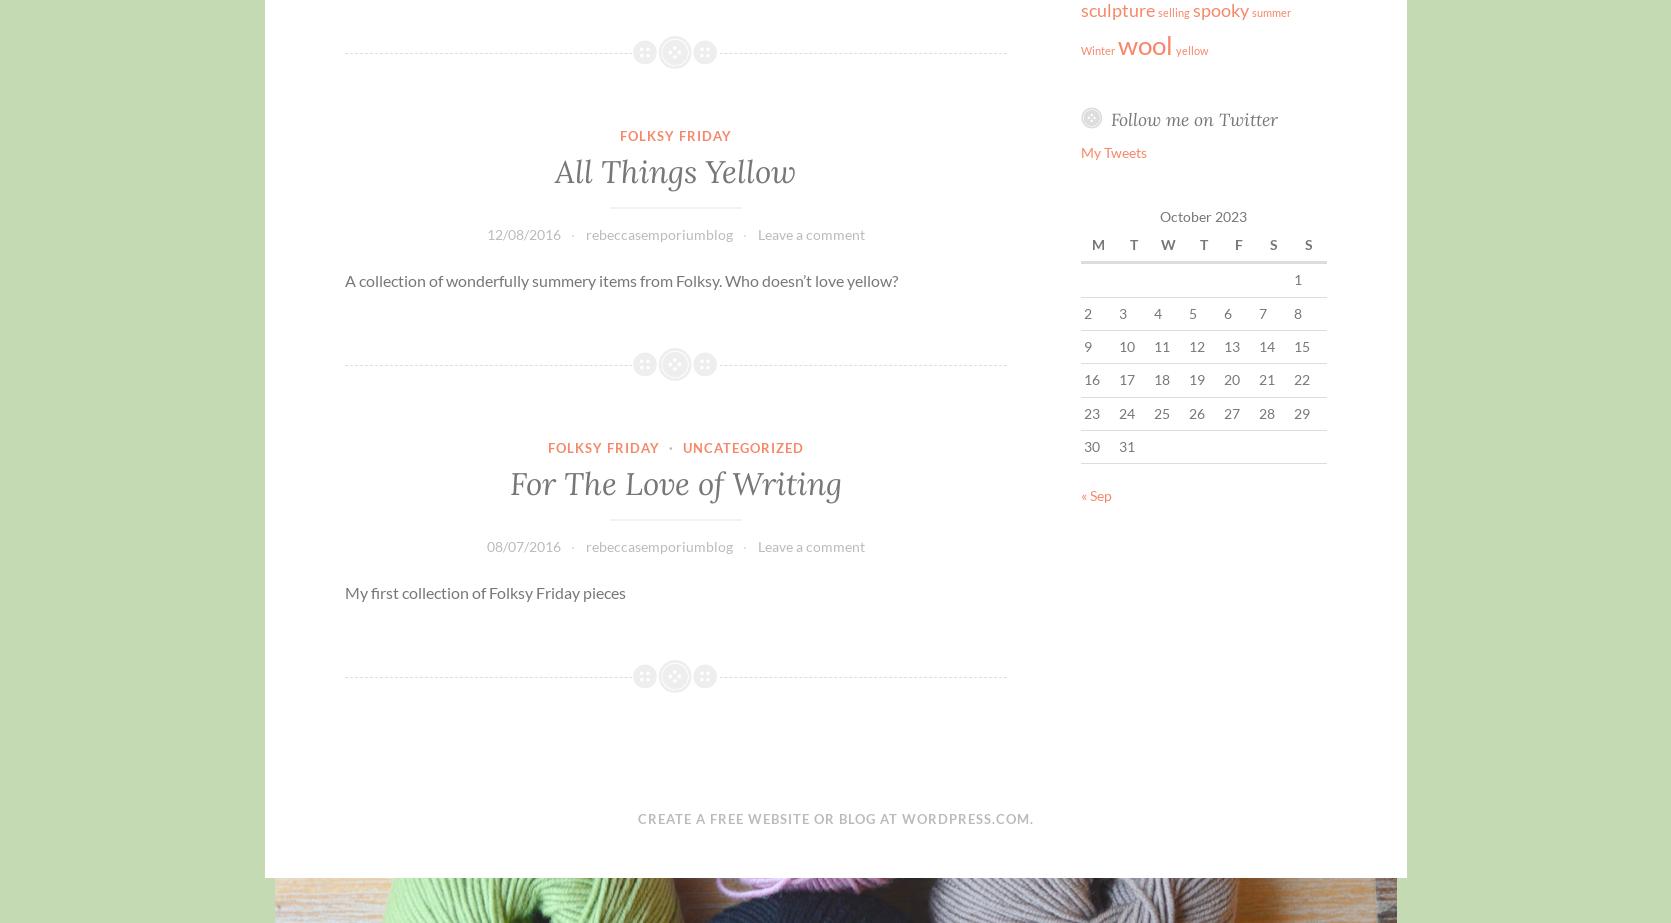 This screenshot has height=923, width=1671. I want to click on '10', so click(1126, 345).